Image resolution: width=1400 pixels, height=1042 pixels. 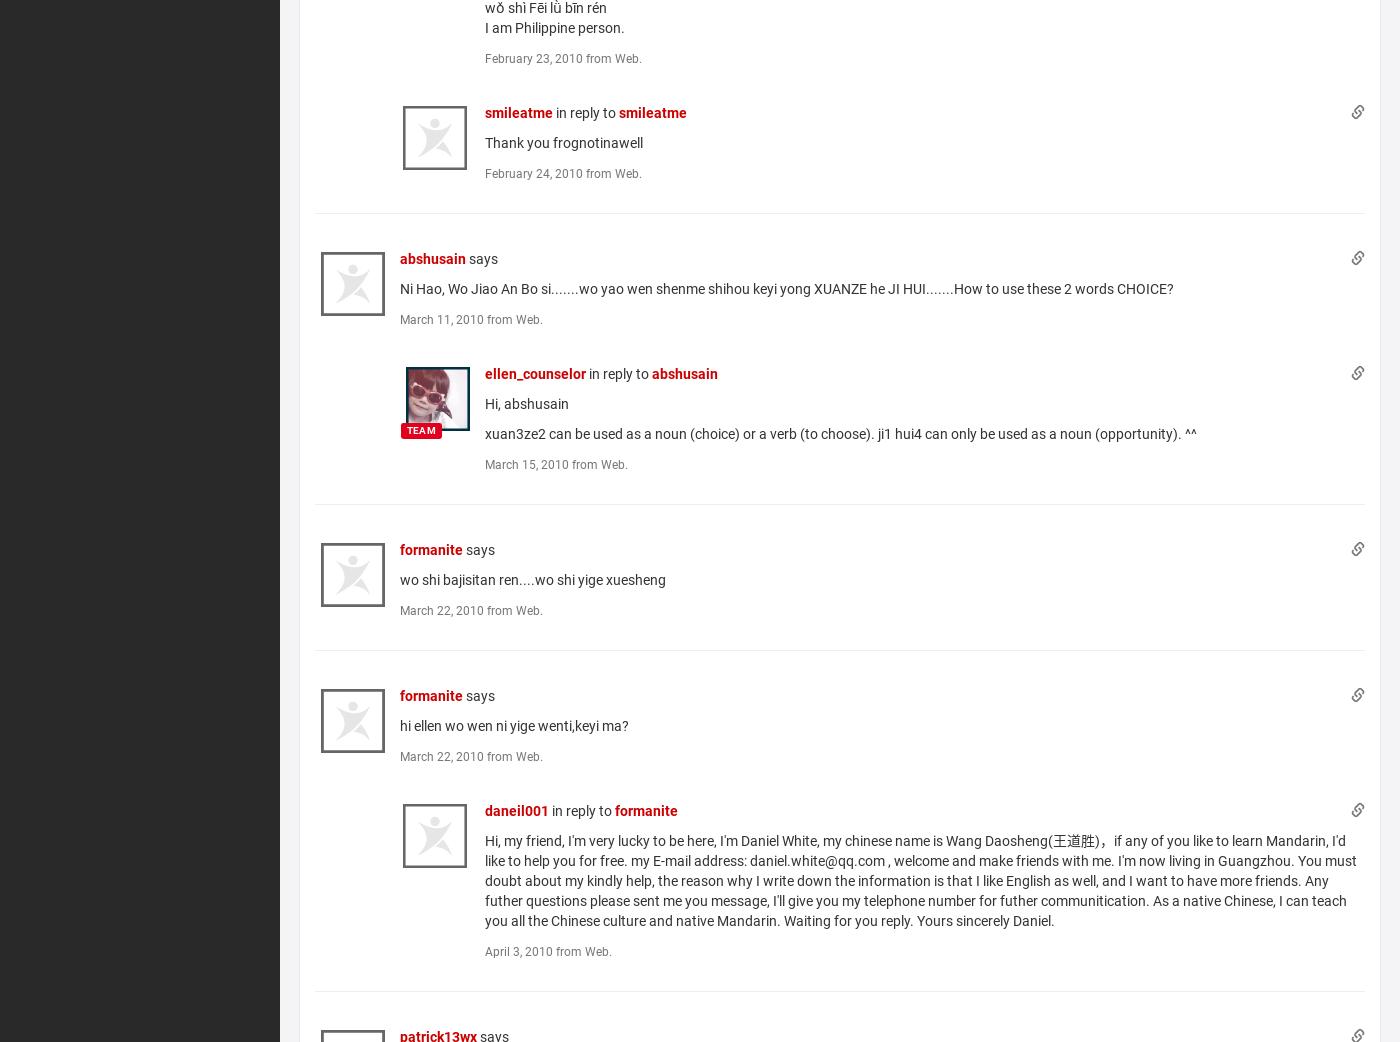 I want to click on 'February 23, 2010 from  Web.', so click(x=563, y=57).